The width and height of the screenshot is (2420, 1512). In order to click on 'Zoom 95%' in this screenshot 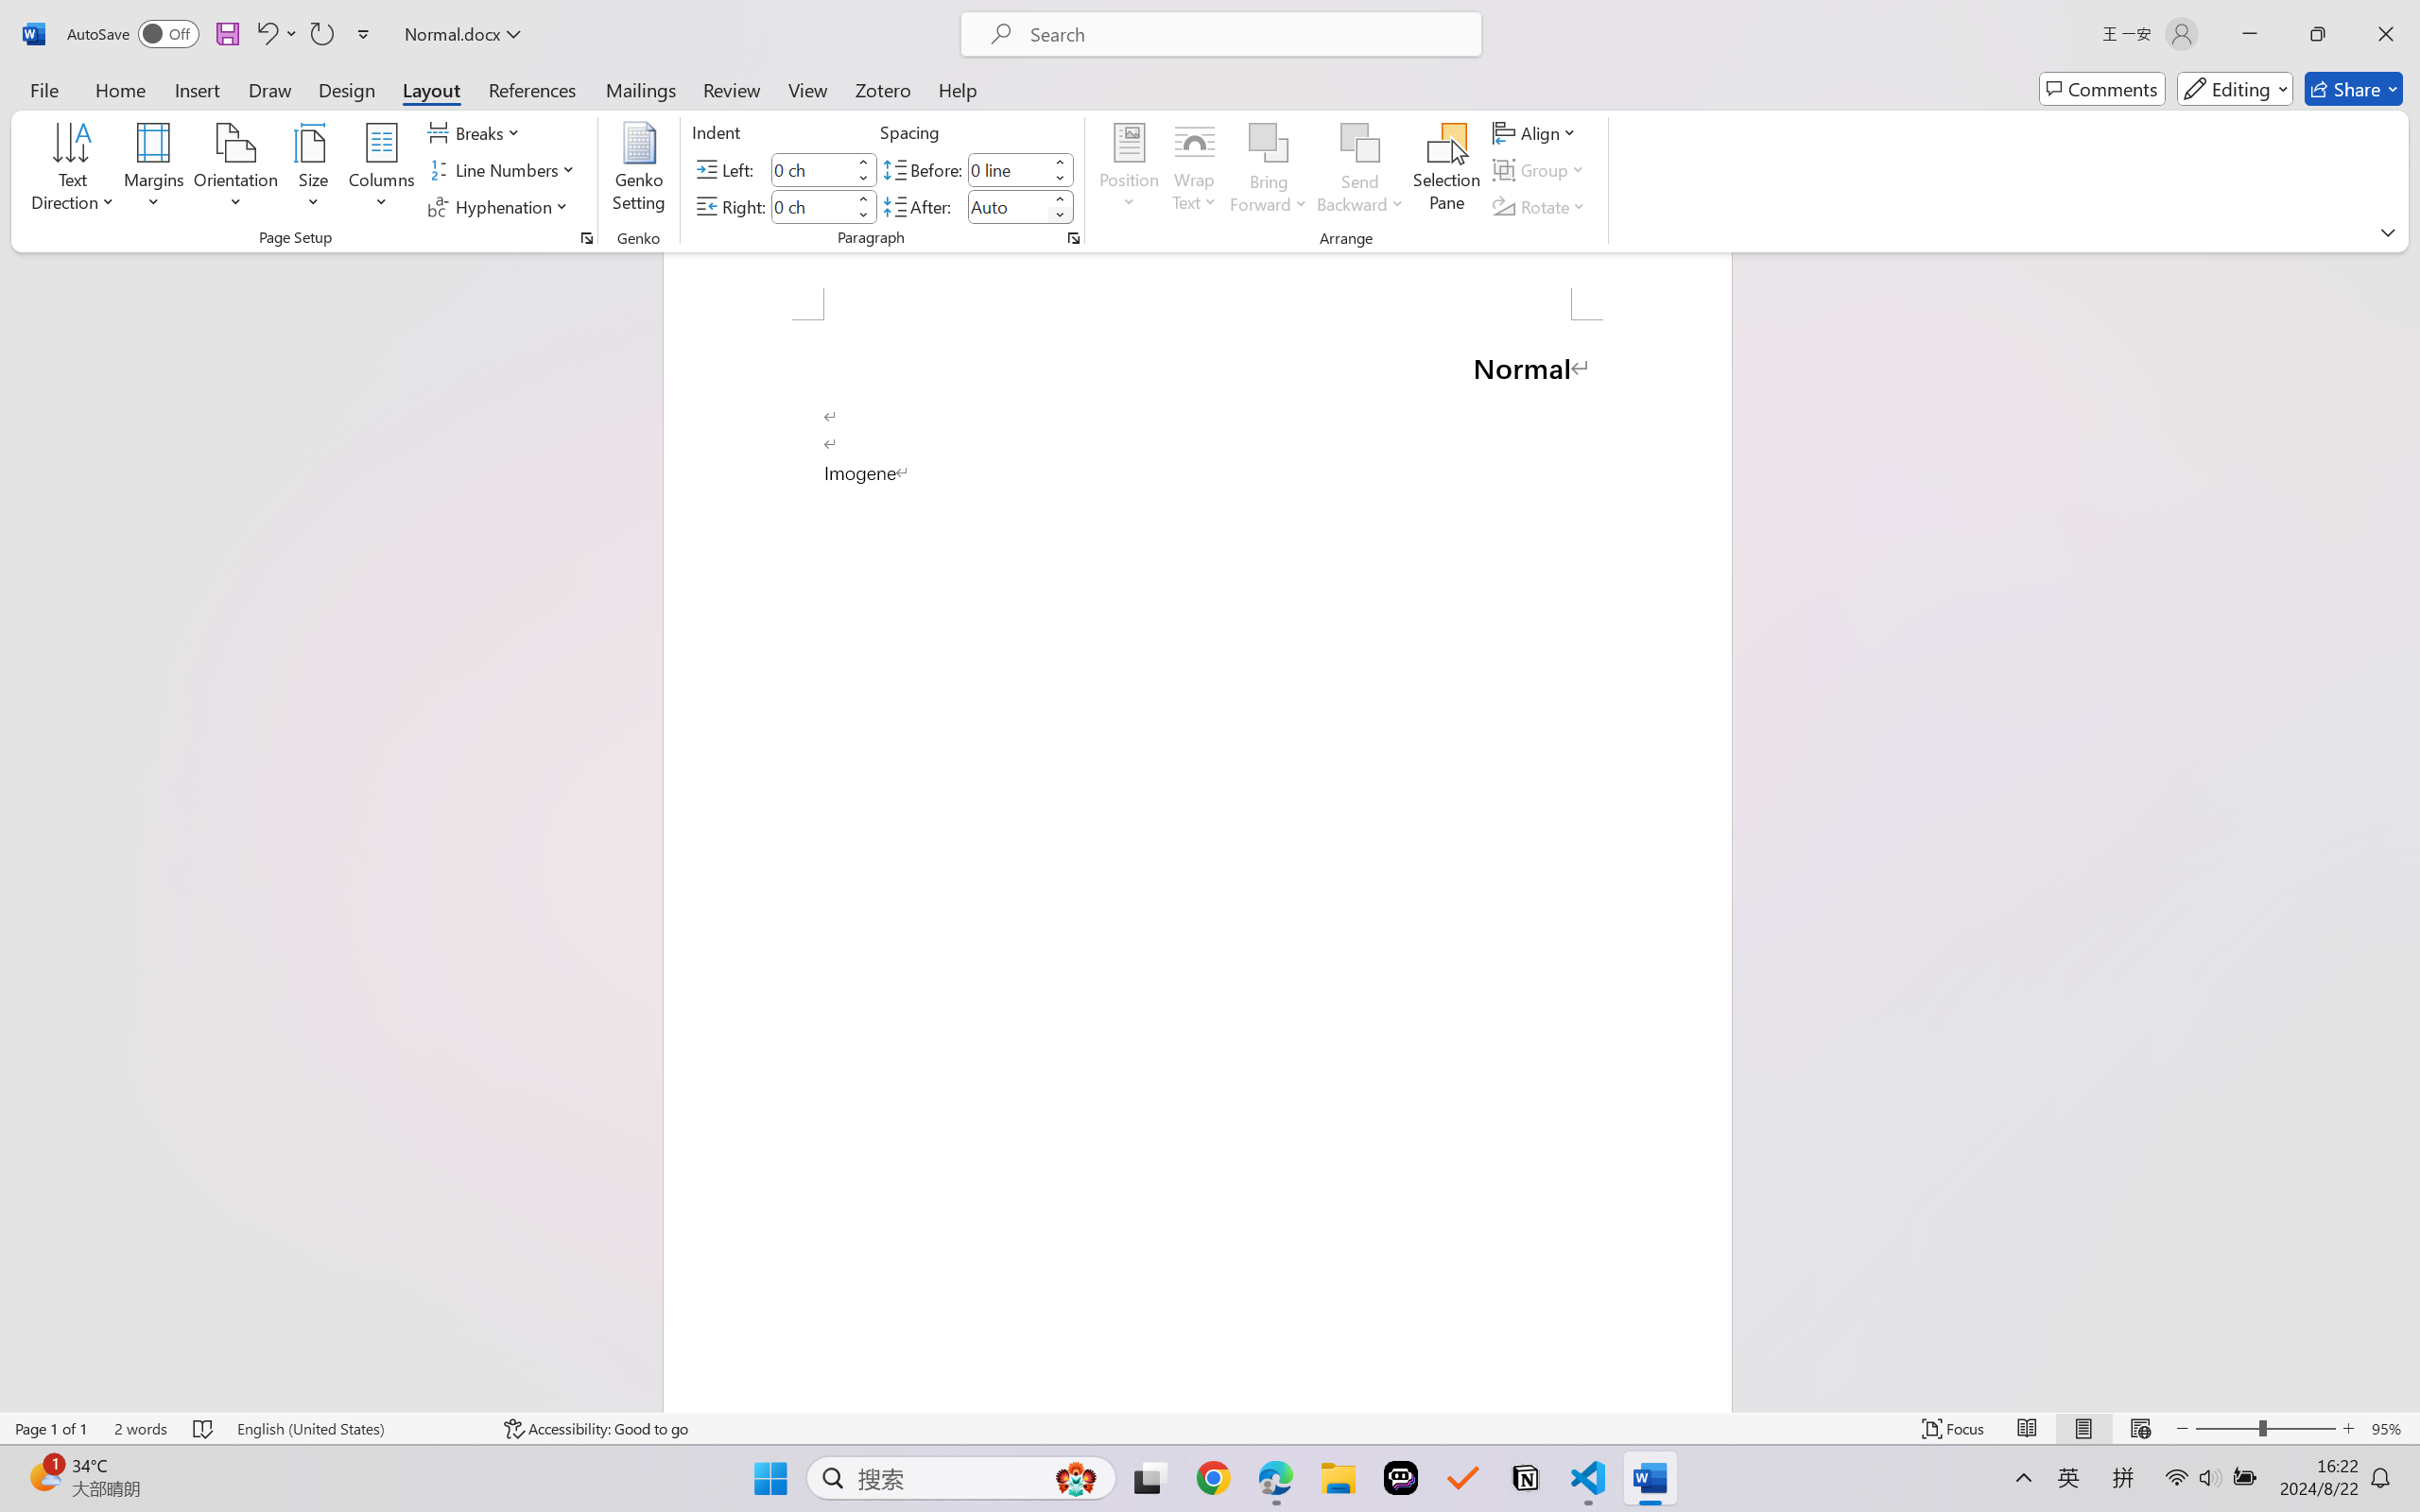, I will do `click(2390, 1428)`.